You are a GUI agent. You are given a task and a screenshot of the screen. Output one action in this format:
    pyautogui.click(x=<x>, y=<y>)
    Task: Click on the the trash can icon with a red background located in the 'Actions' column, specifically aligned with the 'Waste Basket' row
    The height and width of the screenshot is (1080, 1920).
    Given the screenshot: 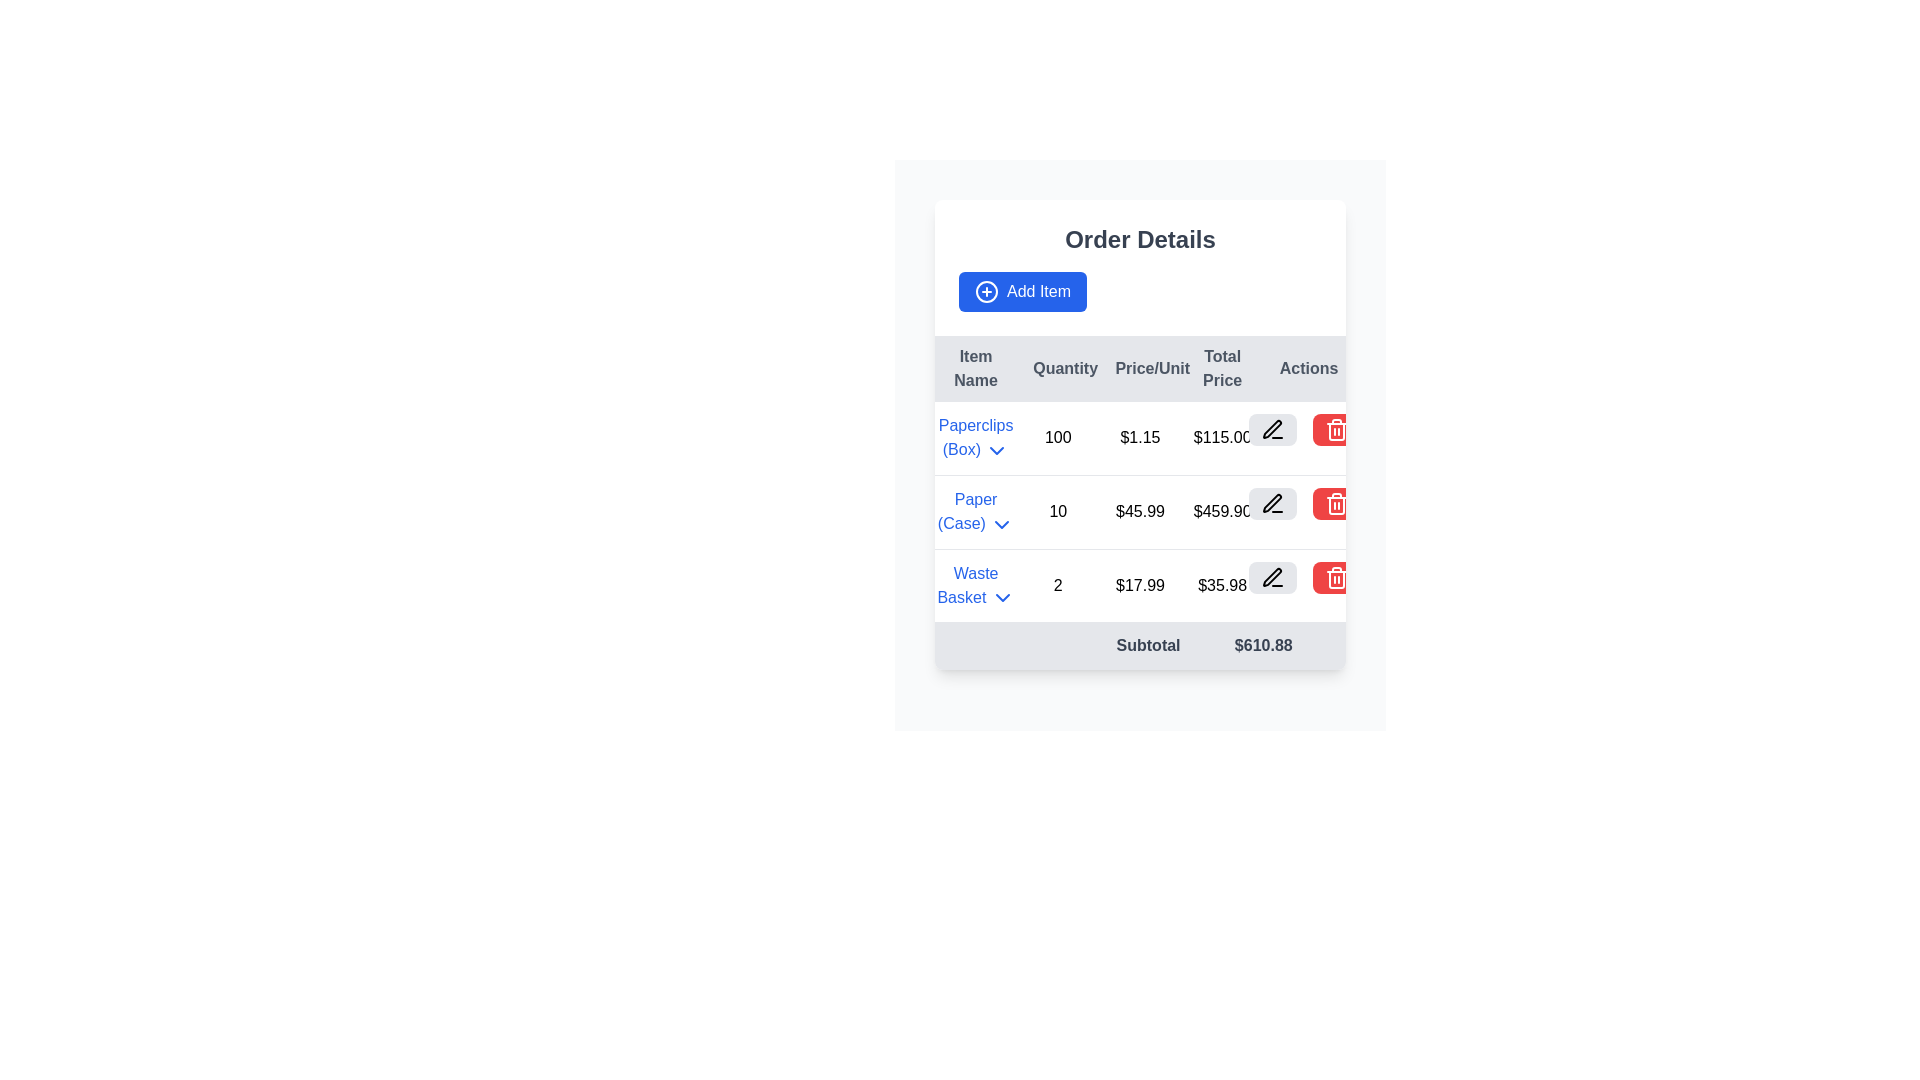 What is the action you would take?
    pyautogui.click(x=1336, y=577)
    